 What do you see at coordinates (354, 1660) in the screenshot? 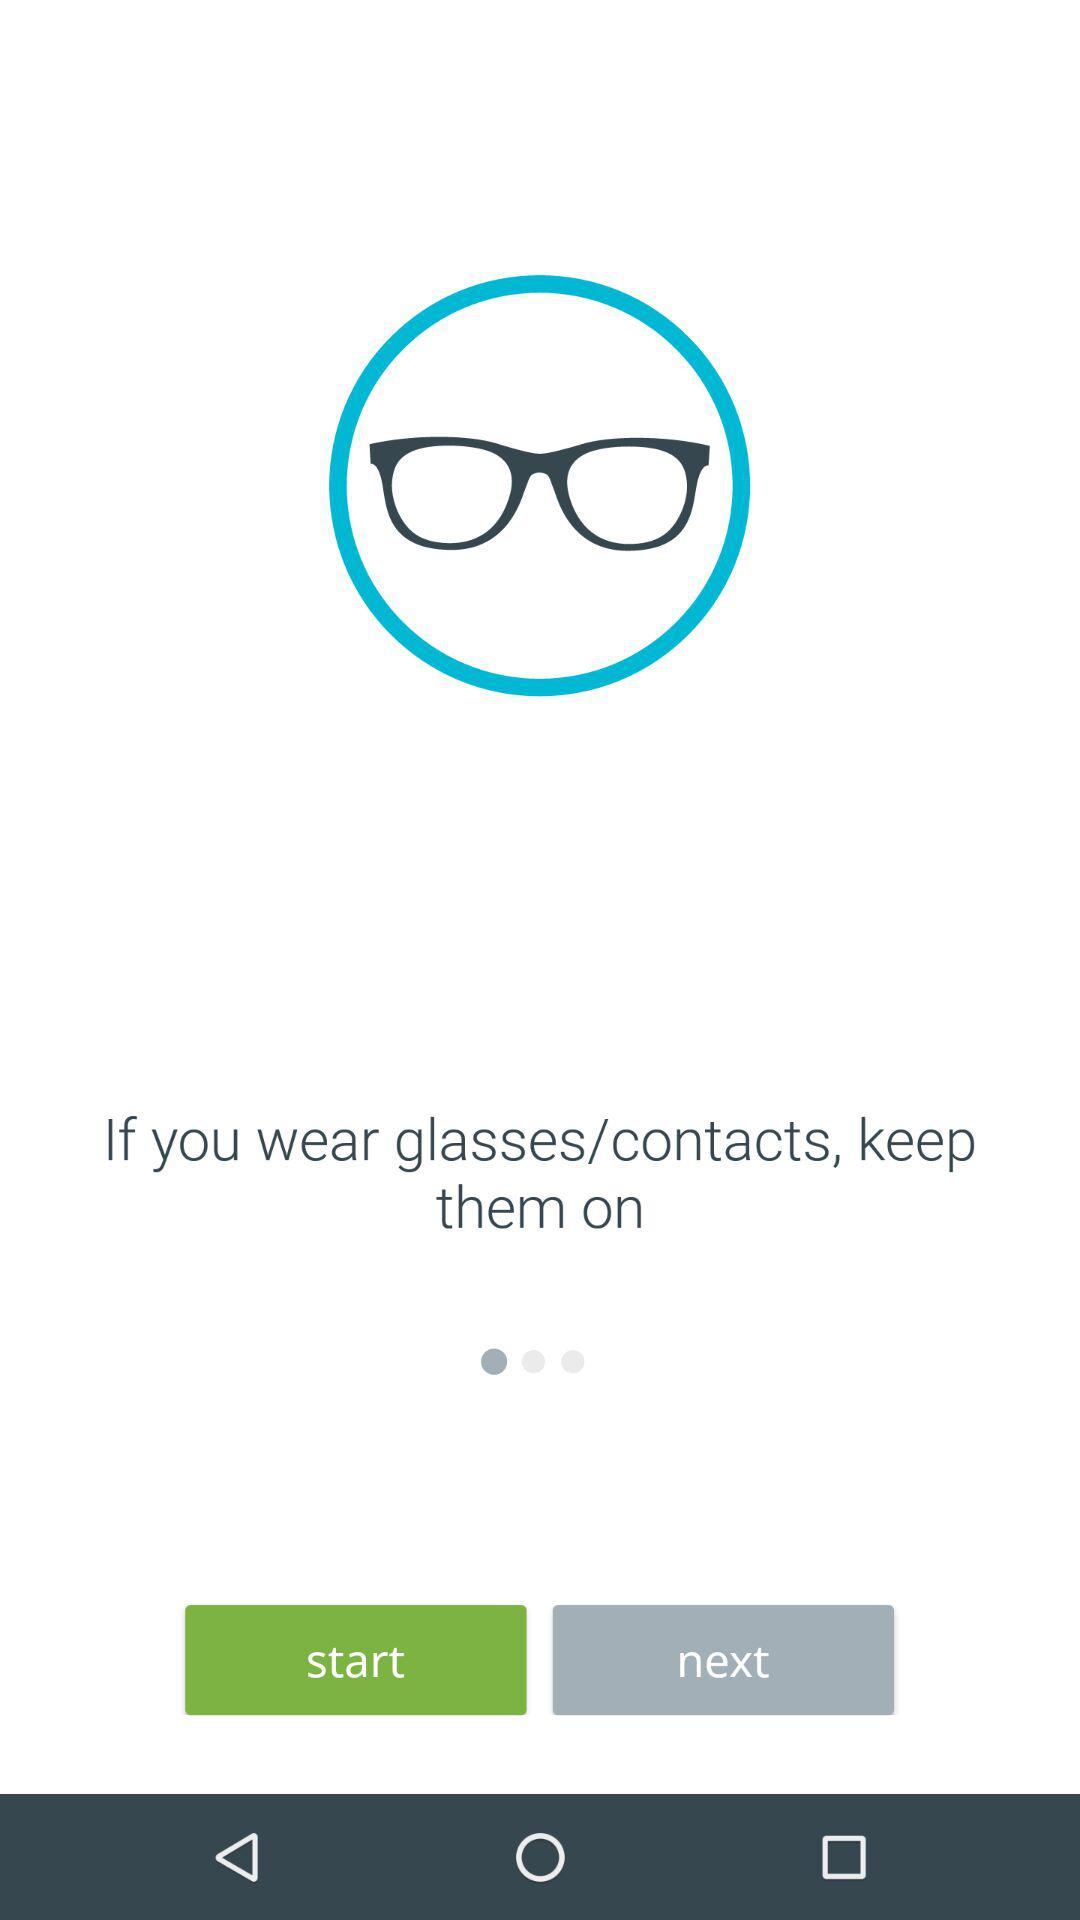
I see `the start` at bounding box center [354, 1660].